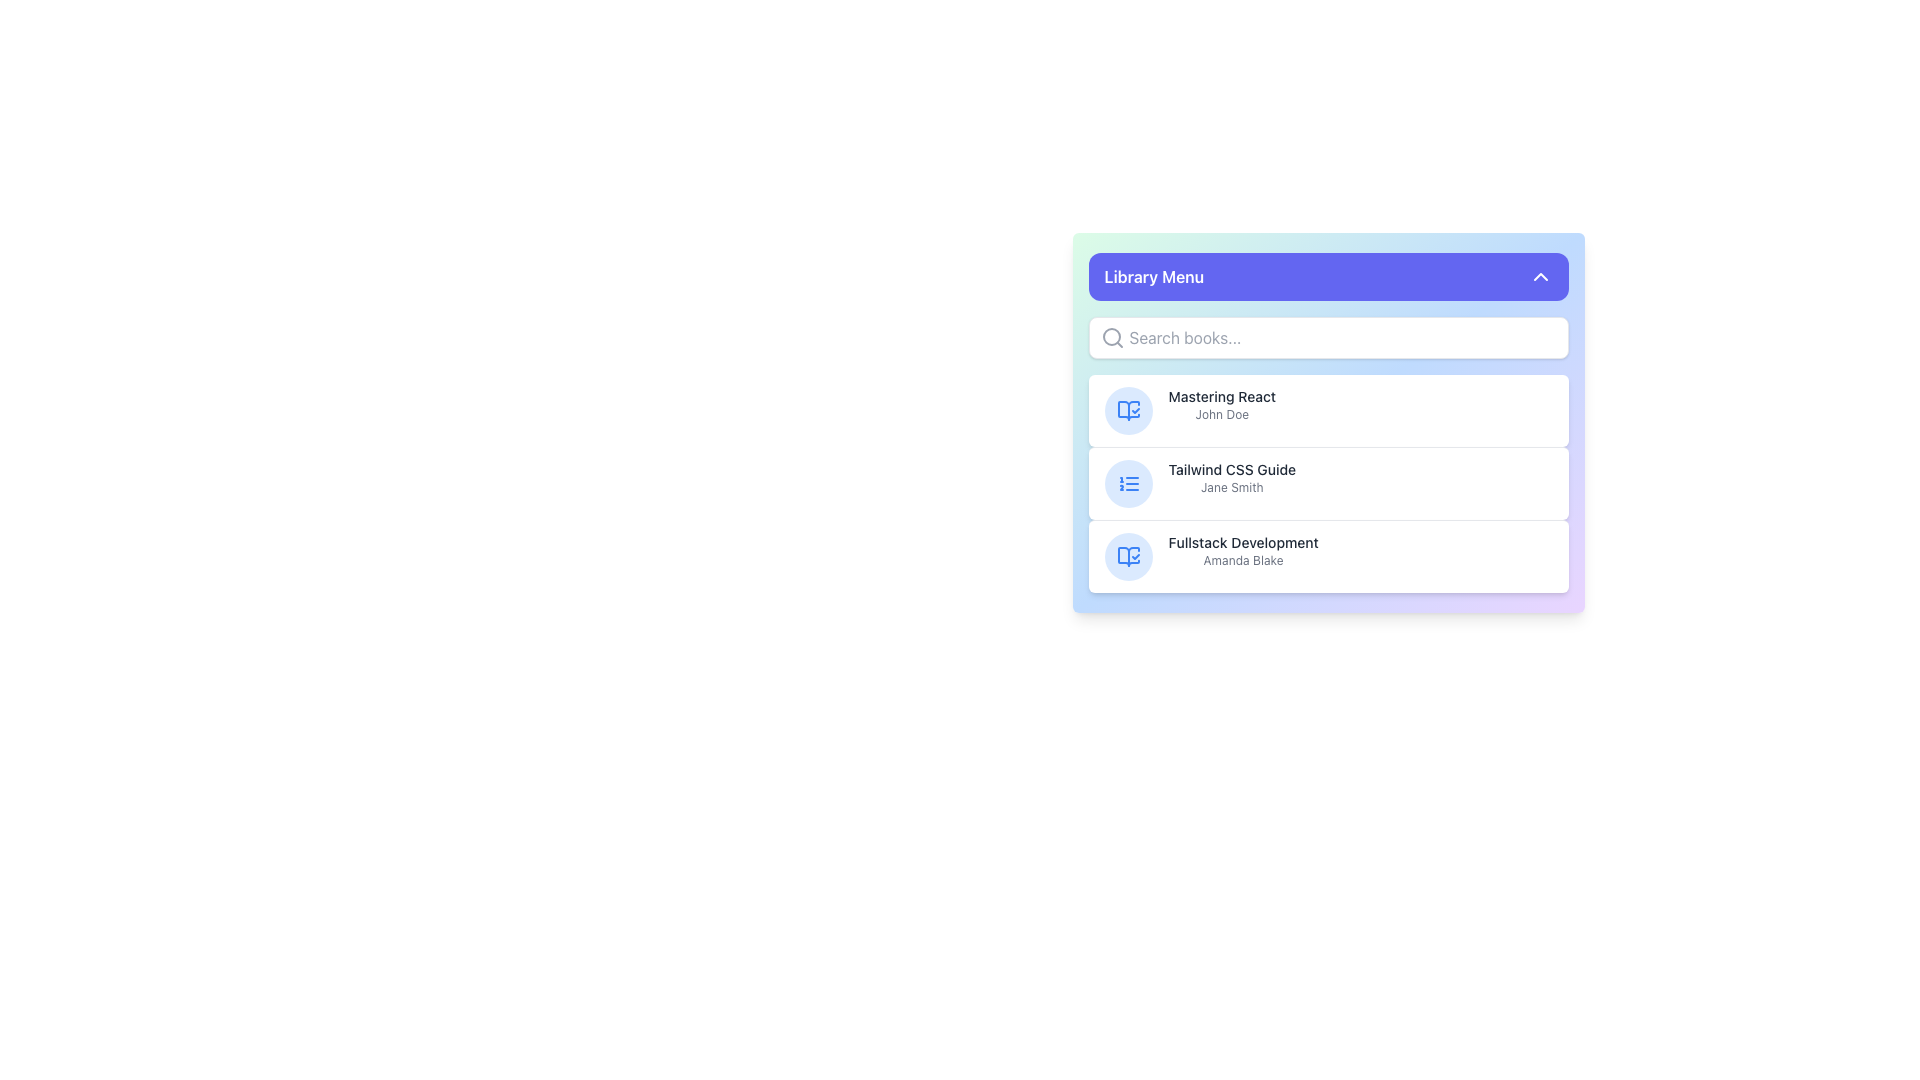 The image size is (1920, 1080). I want to click on contributor information from the text label located beneath the title 'Mastering React' in the first entry of the book list, so click(1221, 414).